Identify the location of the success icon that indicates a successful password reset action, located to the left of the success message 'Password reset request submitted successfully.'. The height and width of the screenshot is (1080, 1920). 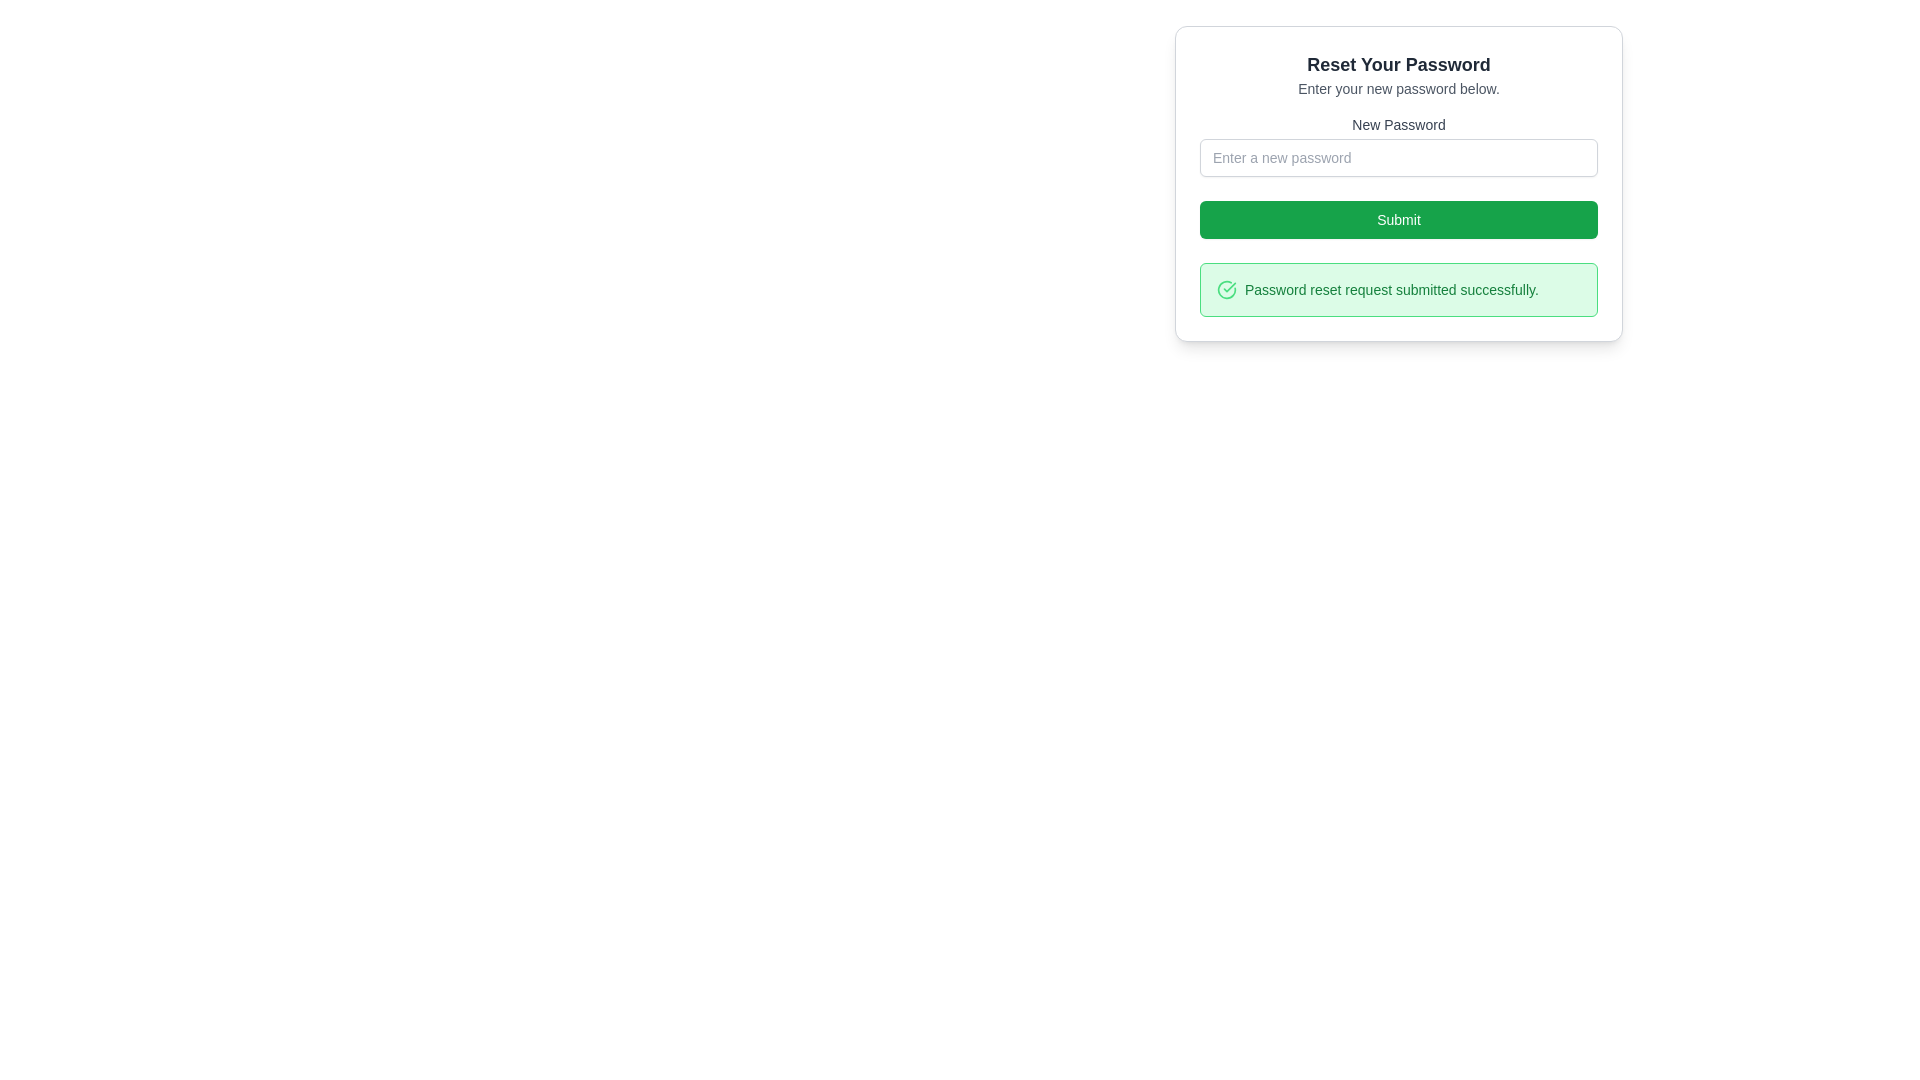
(1226, 289).